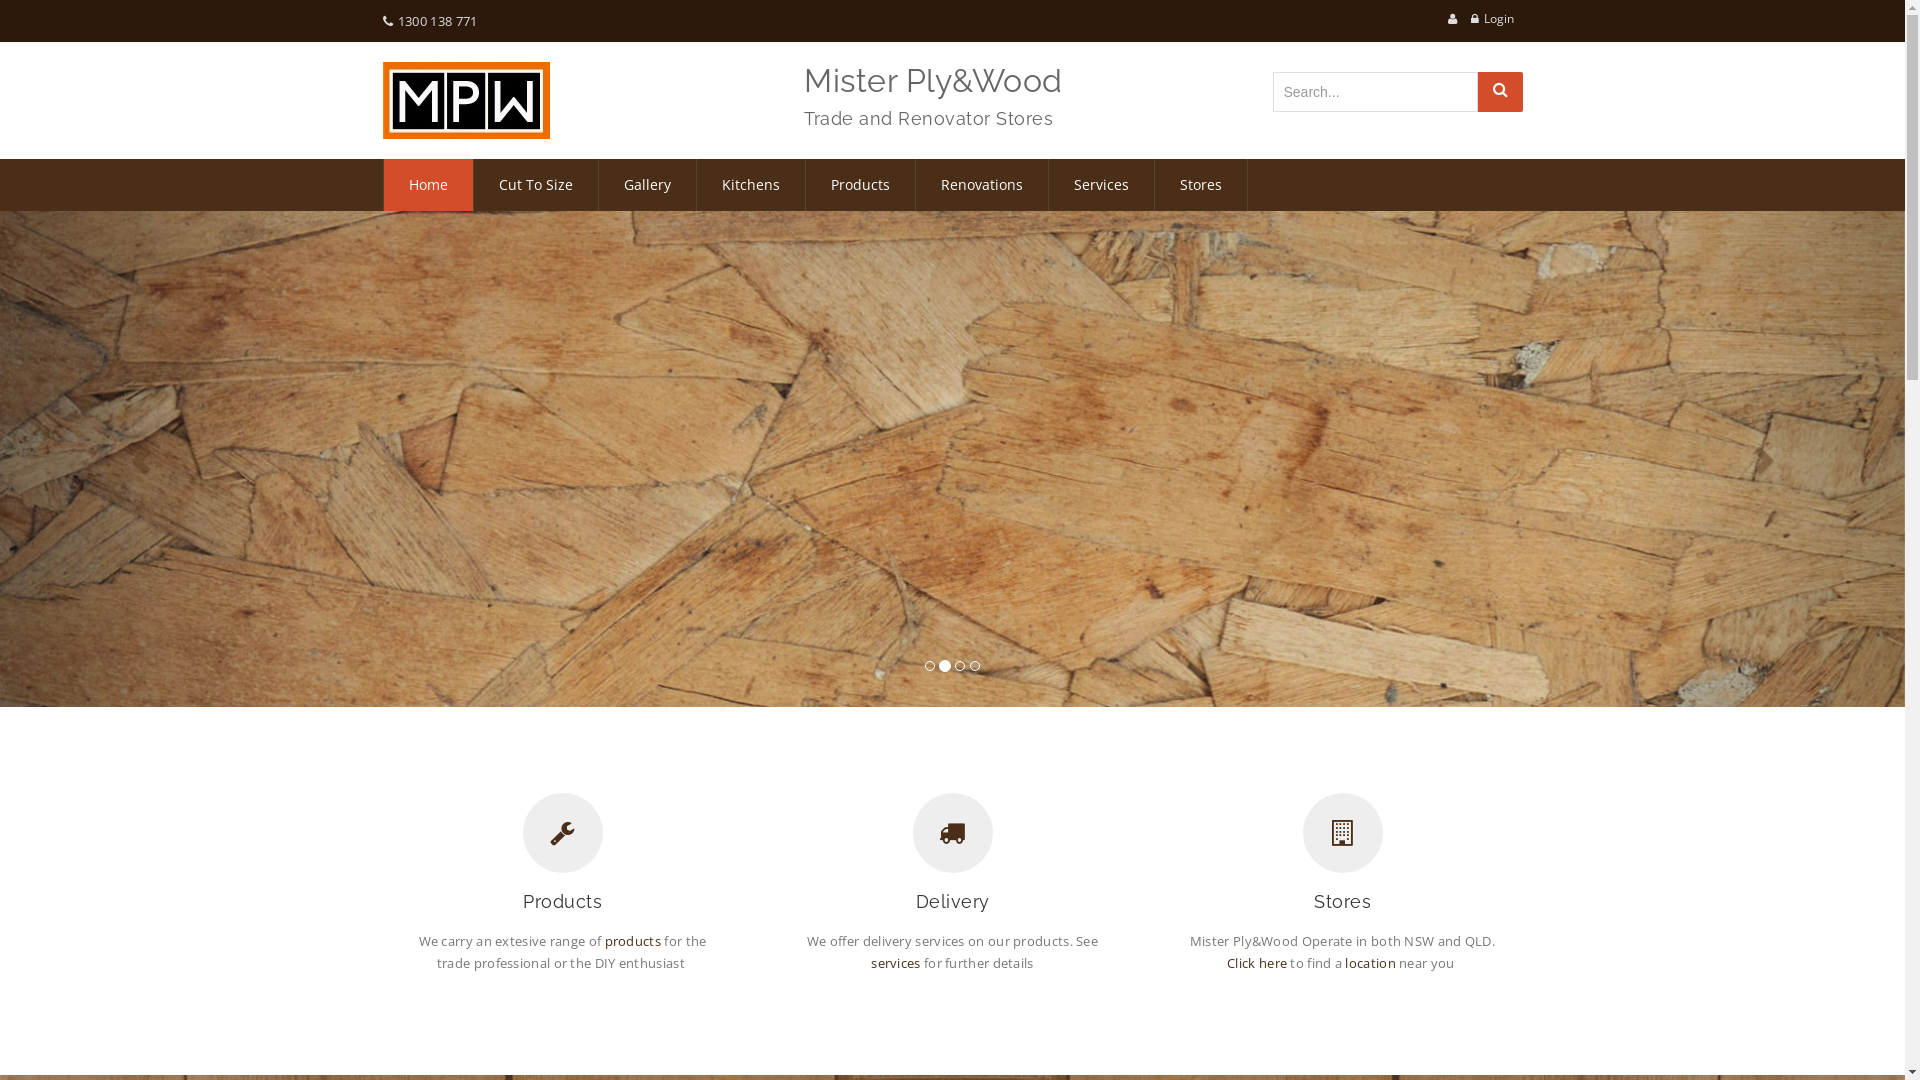  I want to click on 'Click here', so click(1226, 962).